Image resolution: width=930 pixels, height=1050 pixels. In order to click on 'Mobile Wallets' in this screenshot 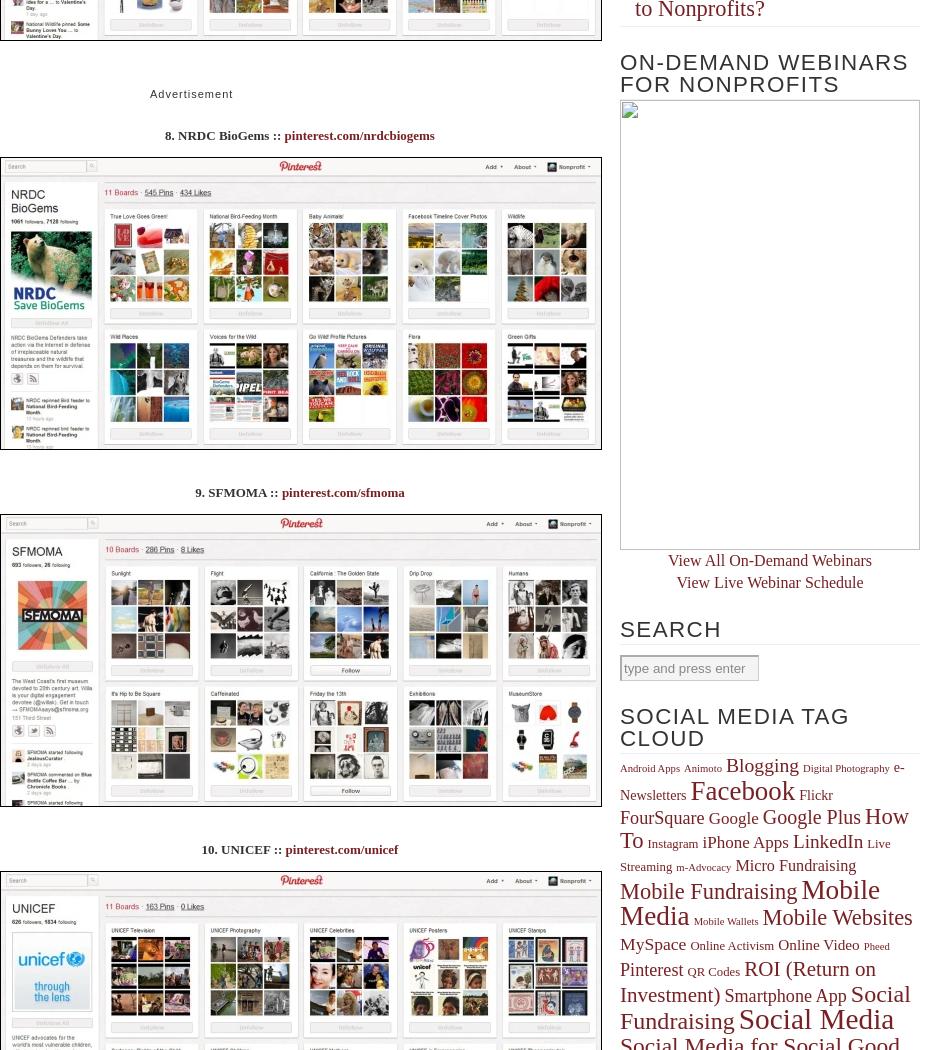, I will do `click(725, 921)`.